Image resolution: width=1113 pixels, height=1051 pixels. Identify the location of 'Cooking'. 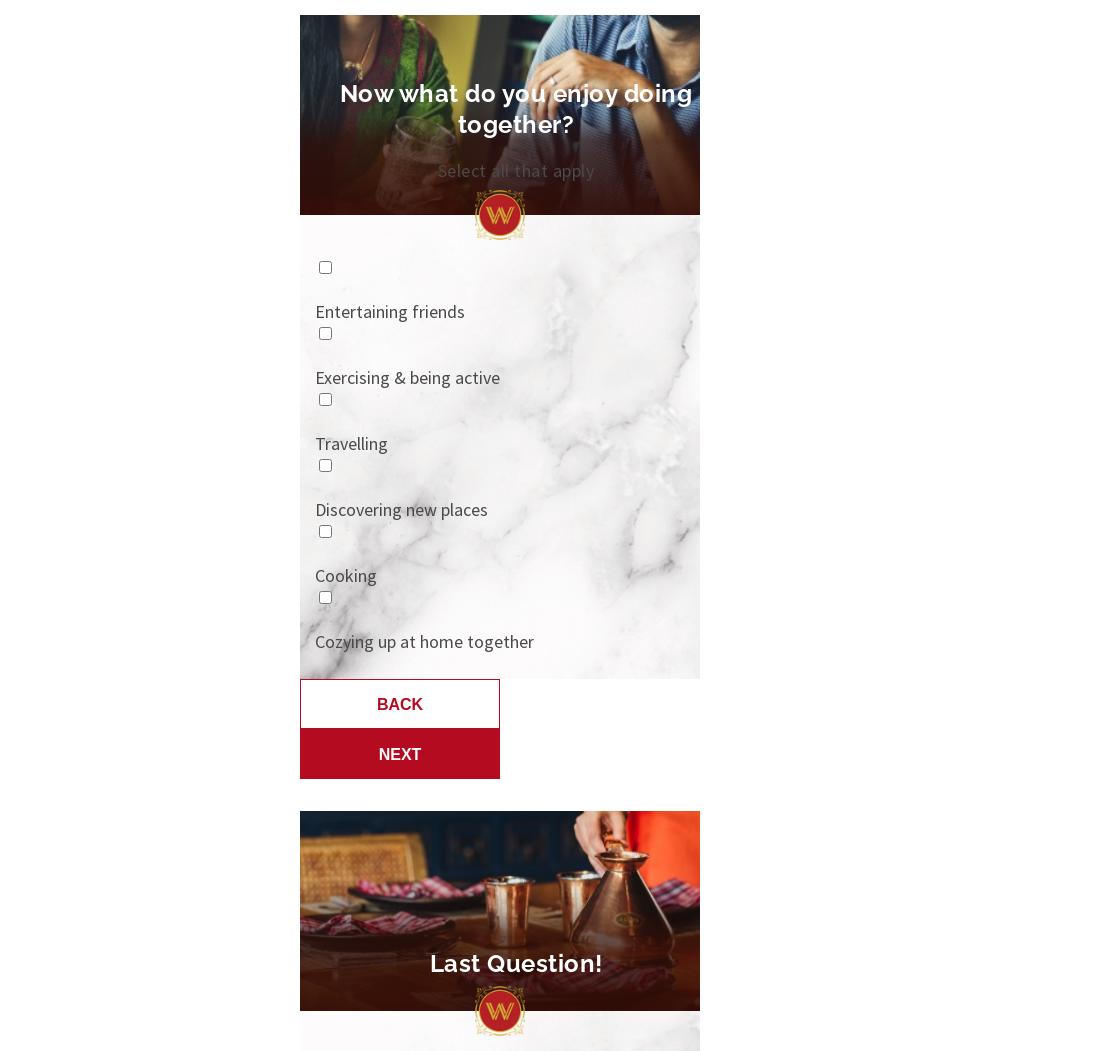
(346, 575).